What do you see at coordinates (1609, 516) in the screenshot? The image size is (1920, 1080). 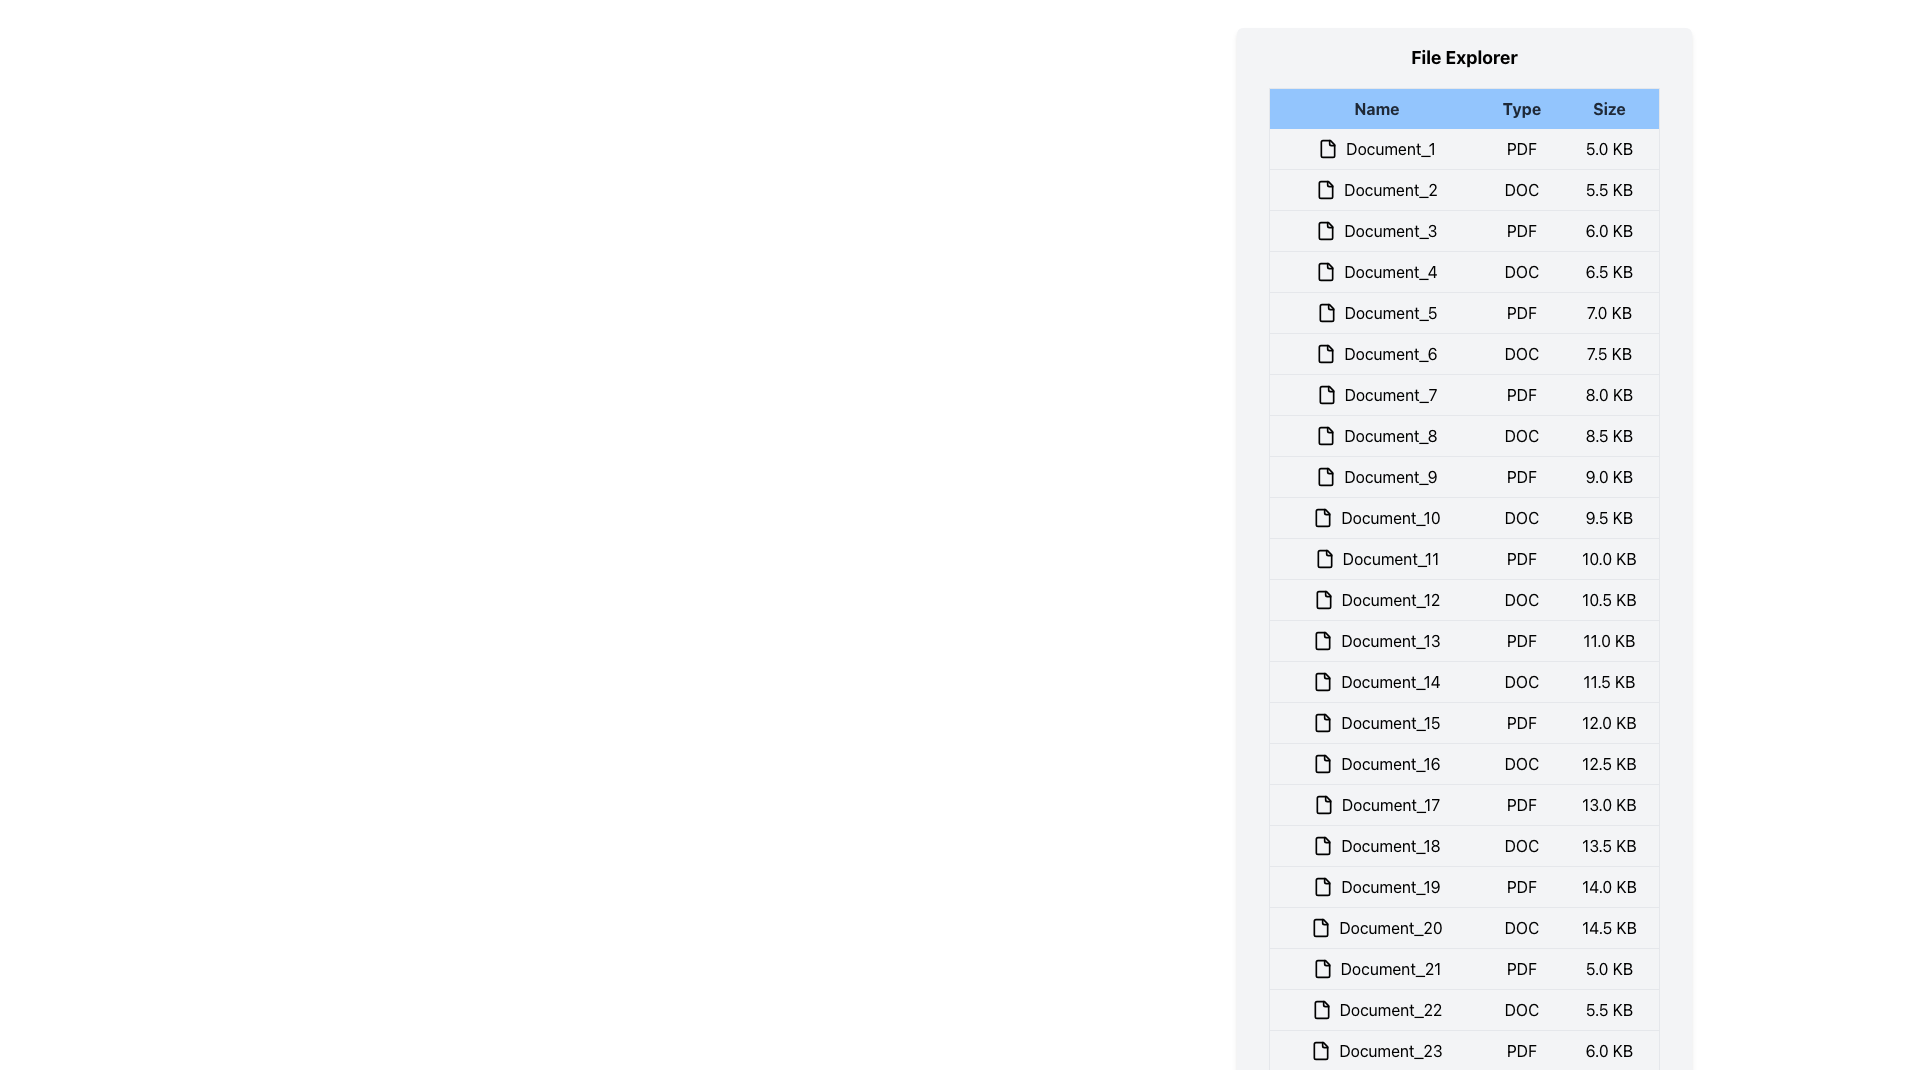 I see `the text label displaying '9.5 KB' in the bottom-right corner of the 'Size' column for 'Document_10 DOC' indicating file size` at bounding box center [1609, 516].